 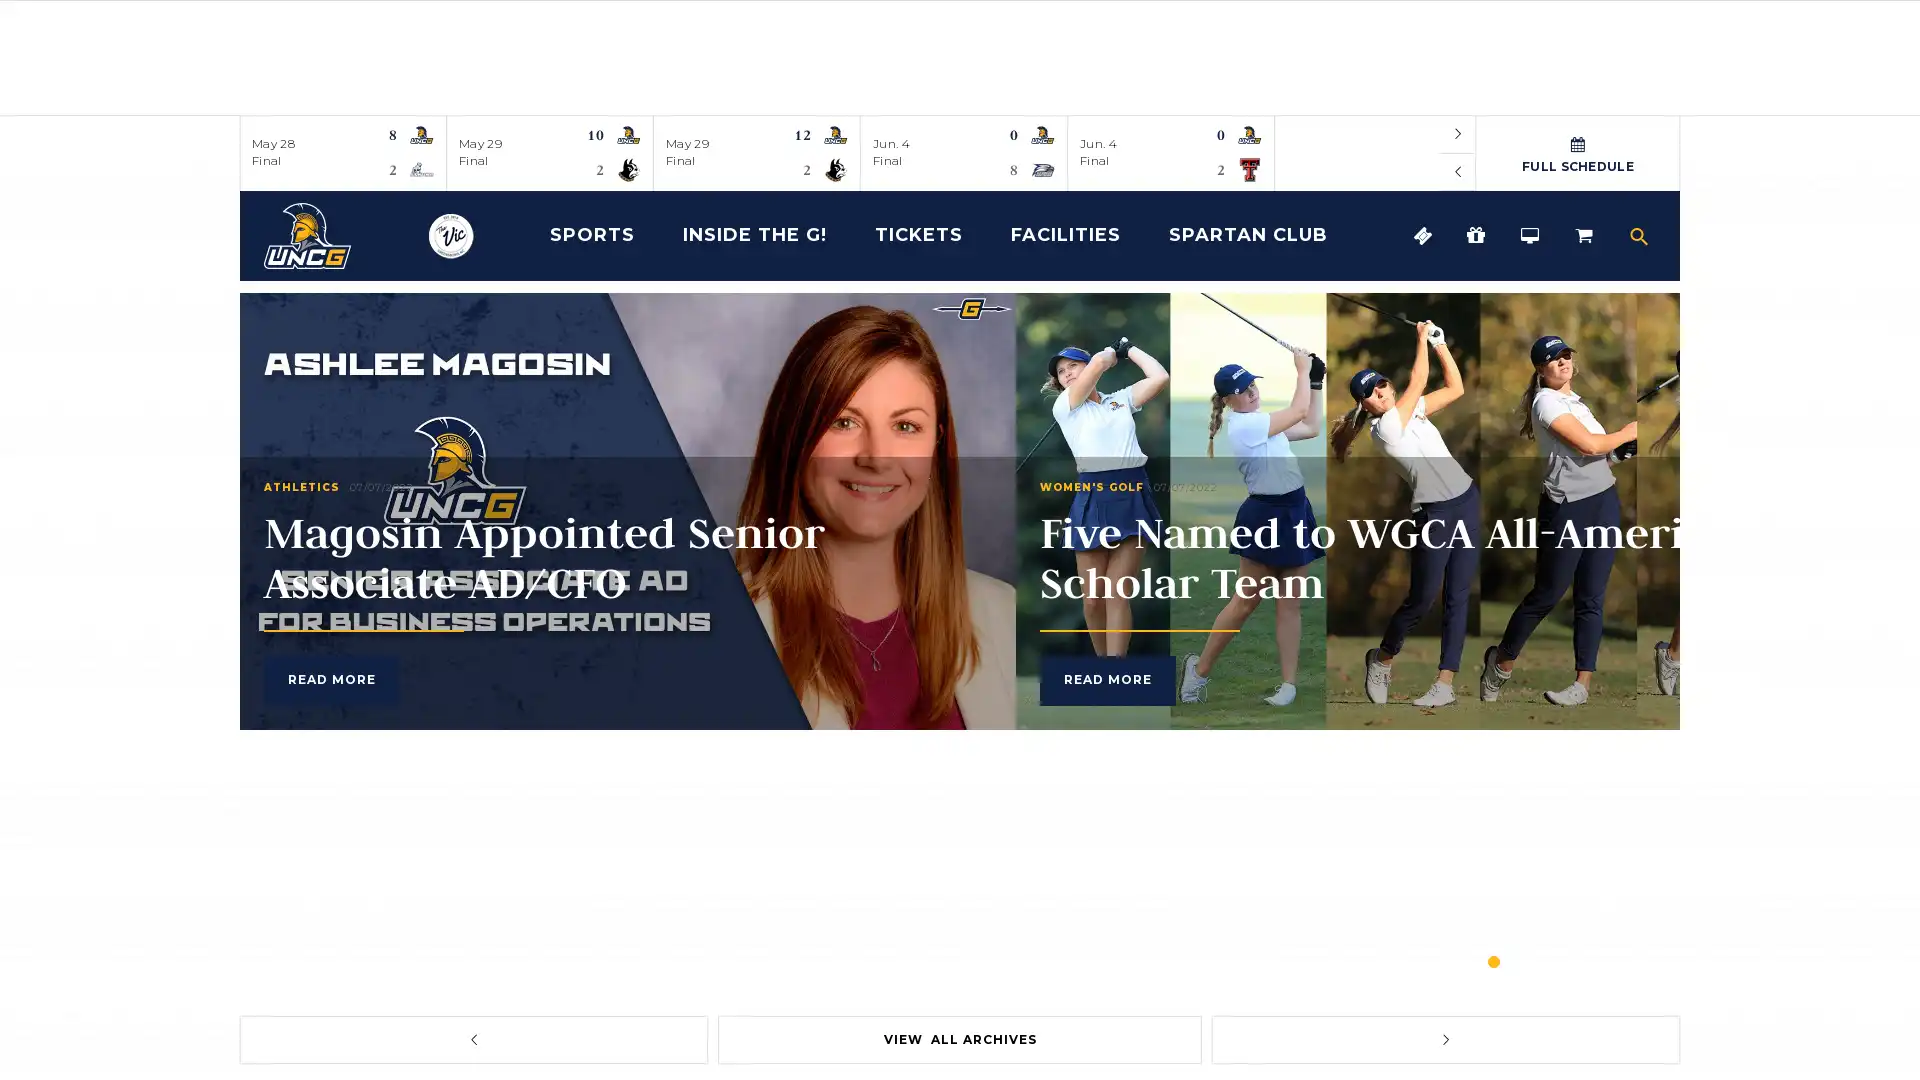 What do you see at coordinates (1493, 960) in the screenshot?
I see `Navigate to slide 1` at bounding box center [1493, 960].